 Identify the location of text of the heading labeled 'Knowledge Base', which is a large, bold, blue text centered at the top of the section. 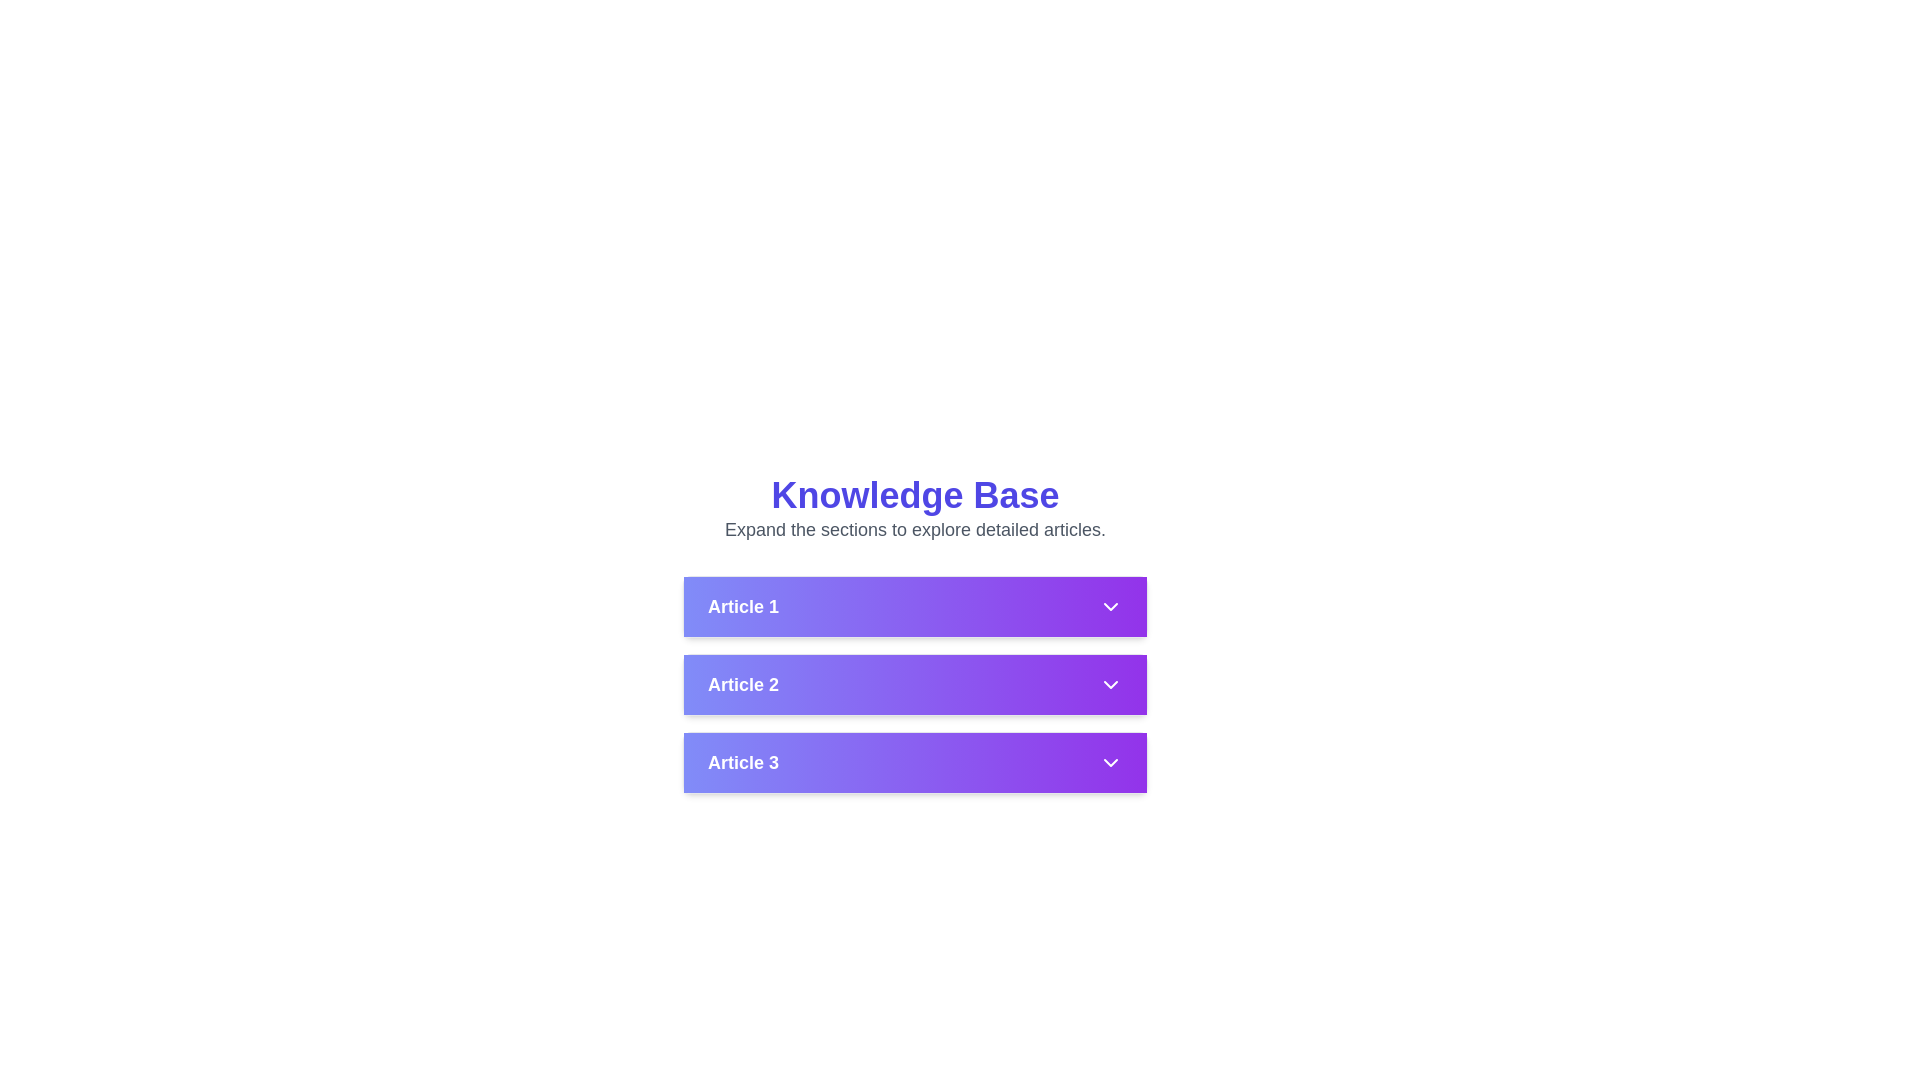
(914, 495).